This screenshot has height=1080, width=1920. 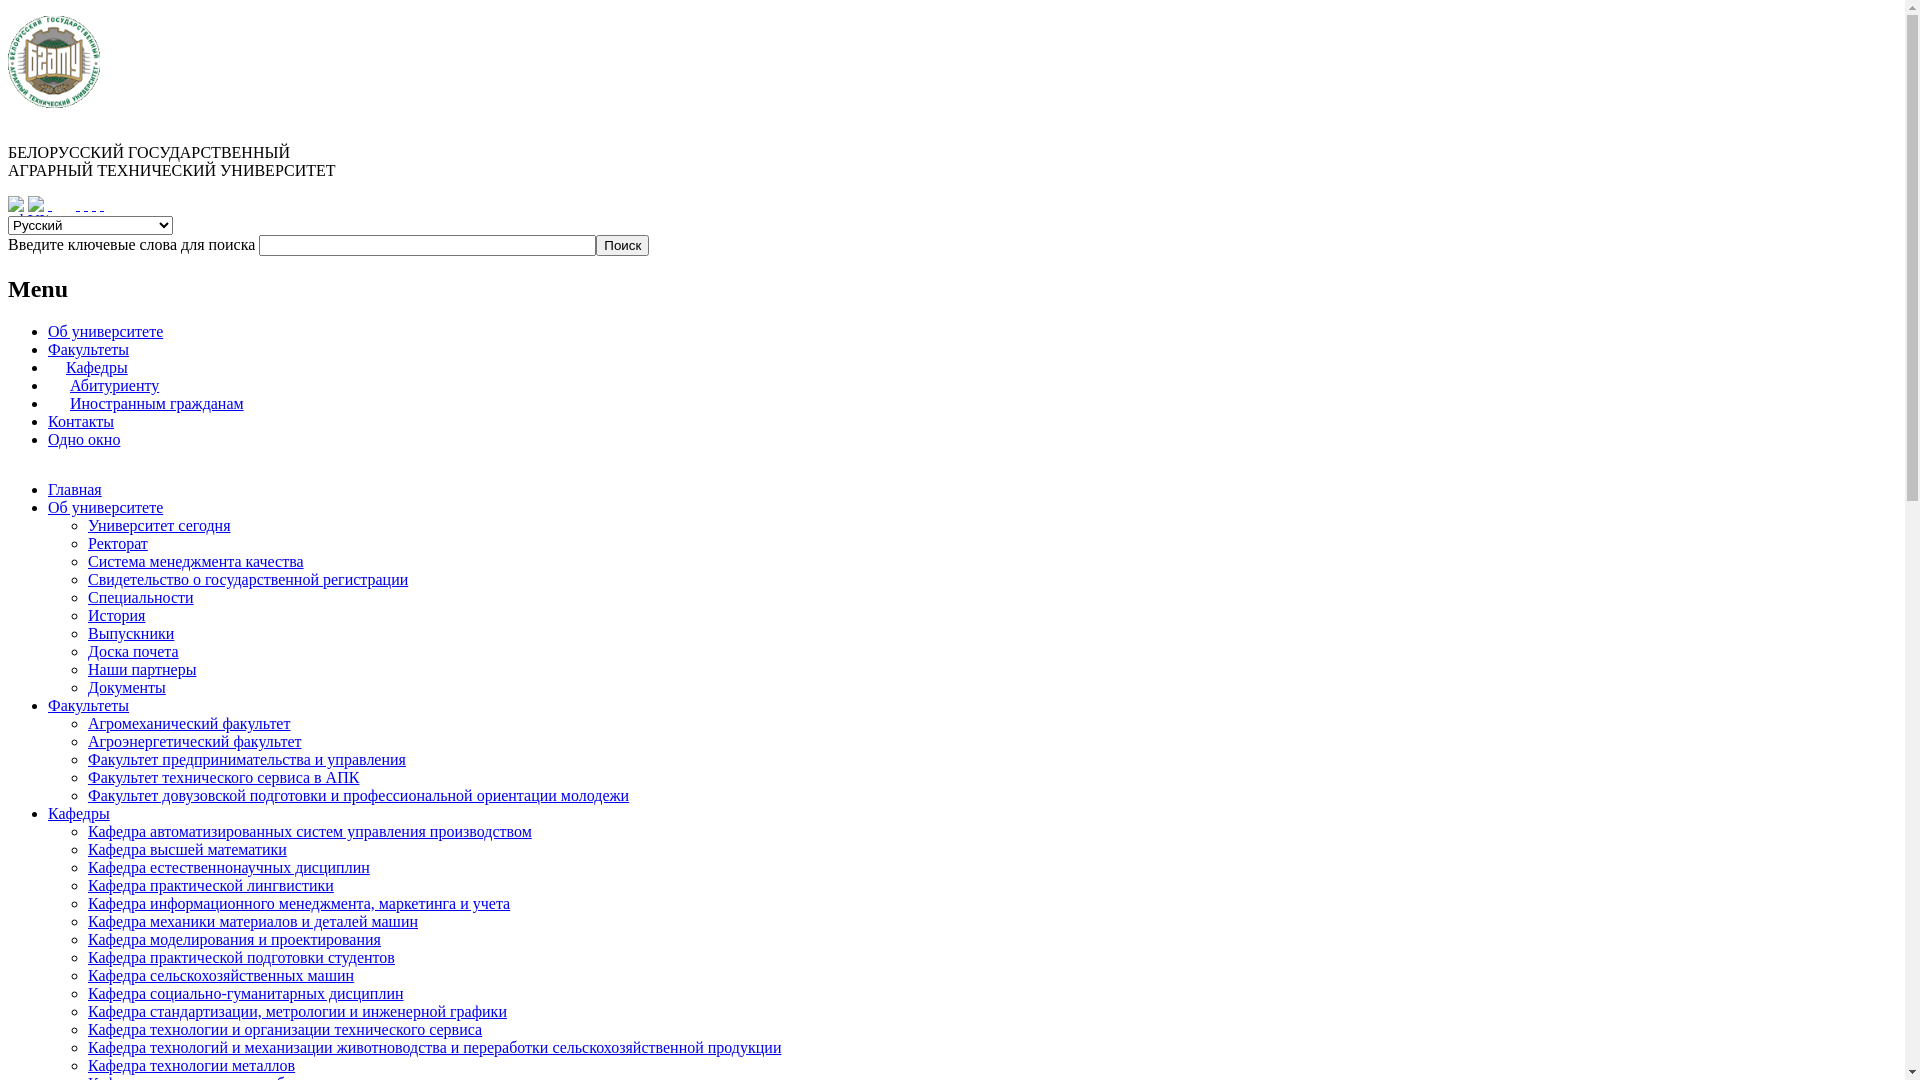 What do you see at coordinates (93, 204) in the screenshot?
I see `' '` at bounding box center [93, 204].